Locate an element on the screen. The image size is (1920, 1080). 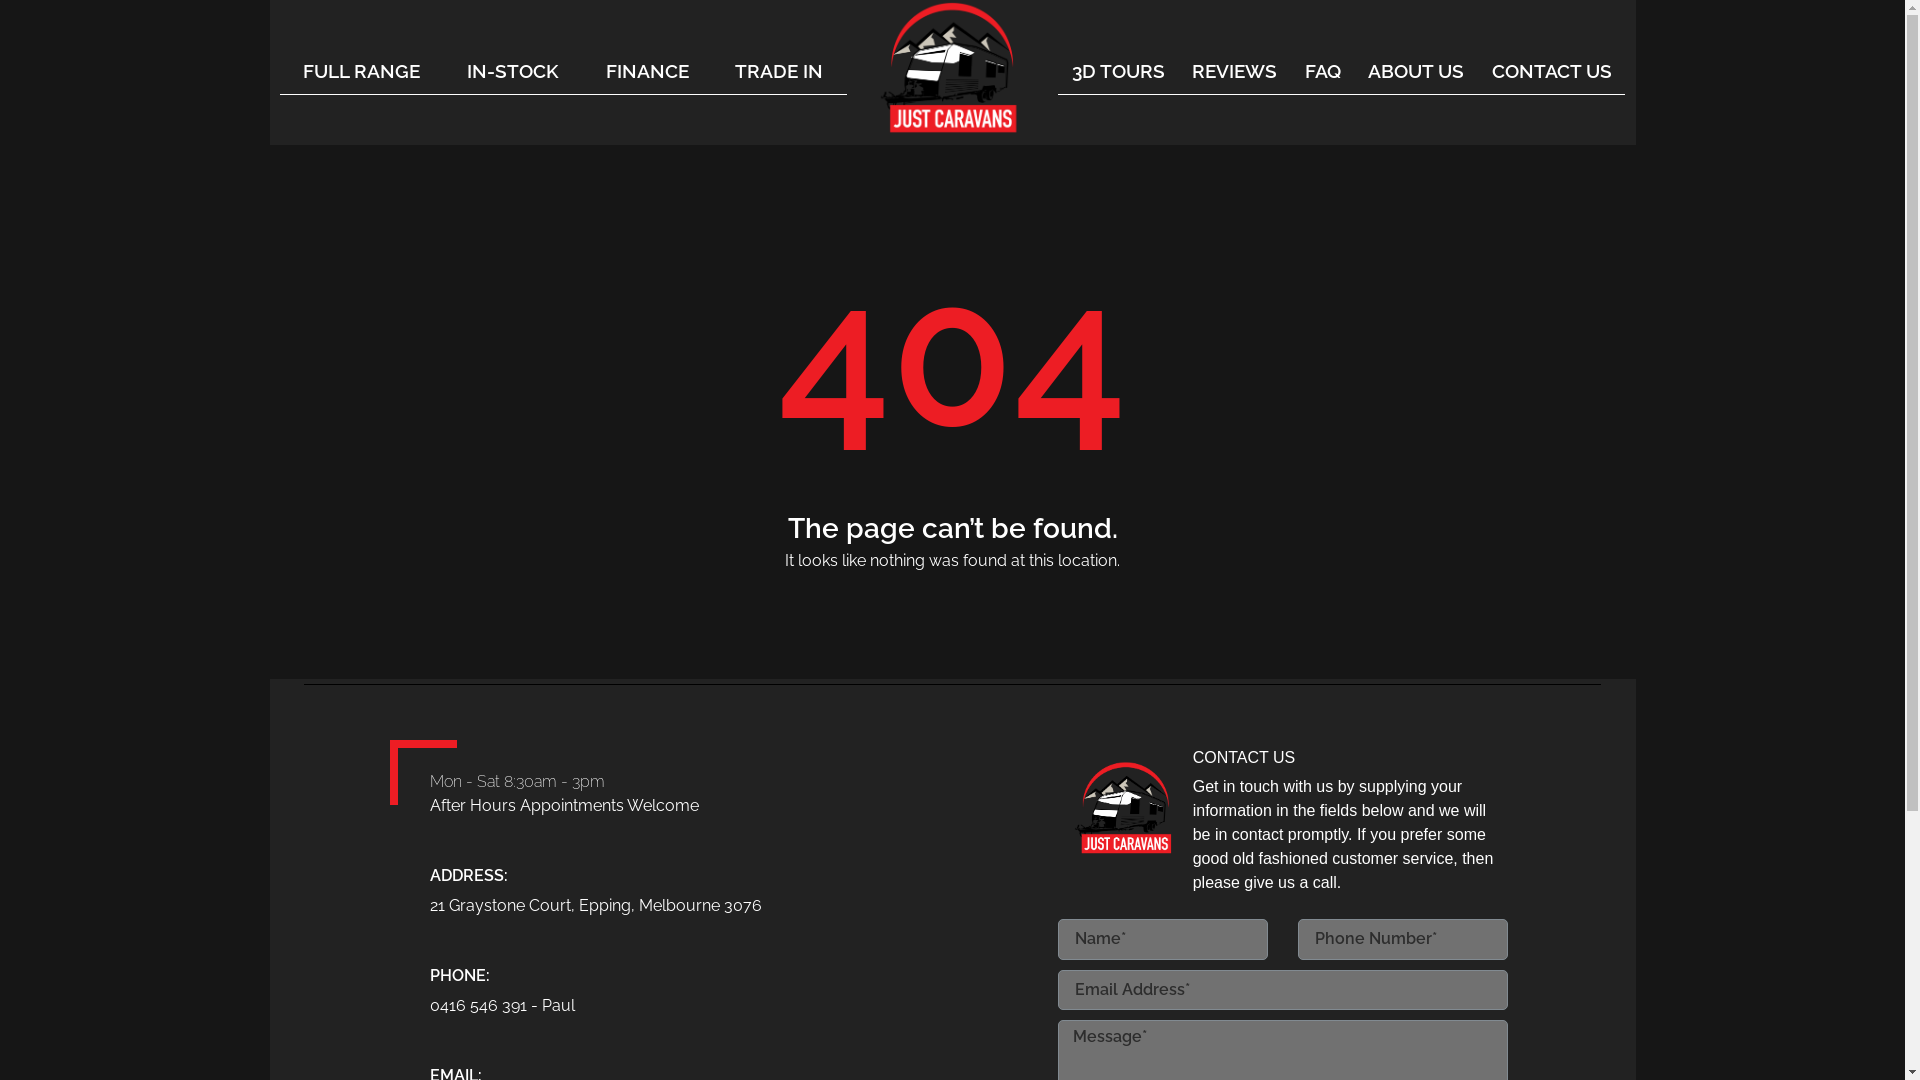
'FULL RANGE' is located at coordinates (361, 69).